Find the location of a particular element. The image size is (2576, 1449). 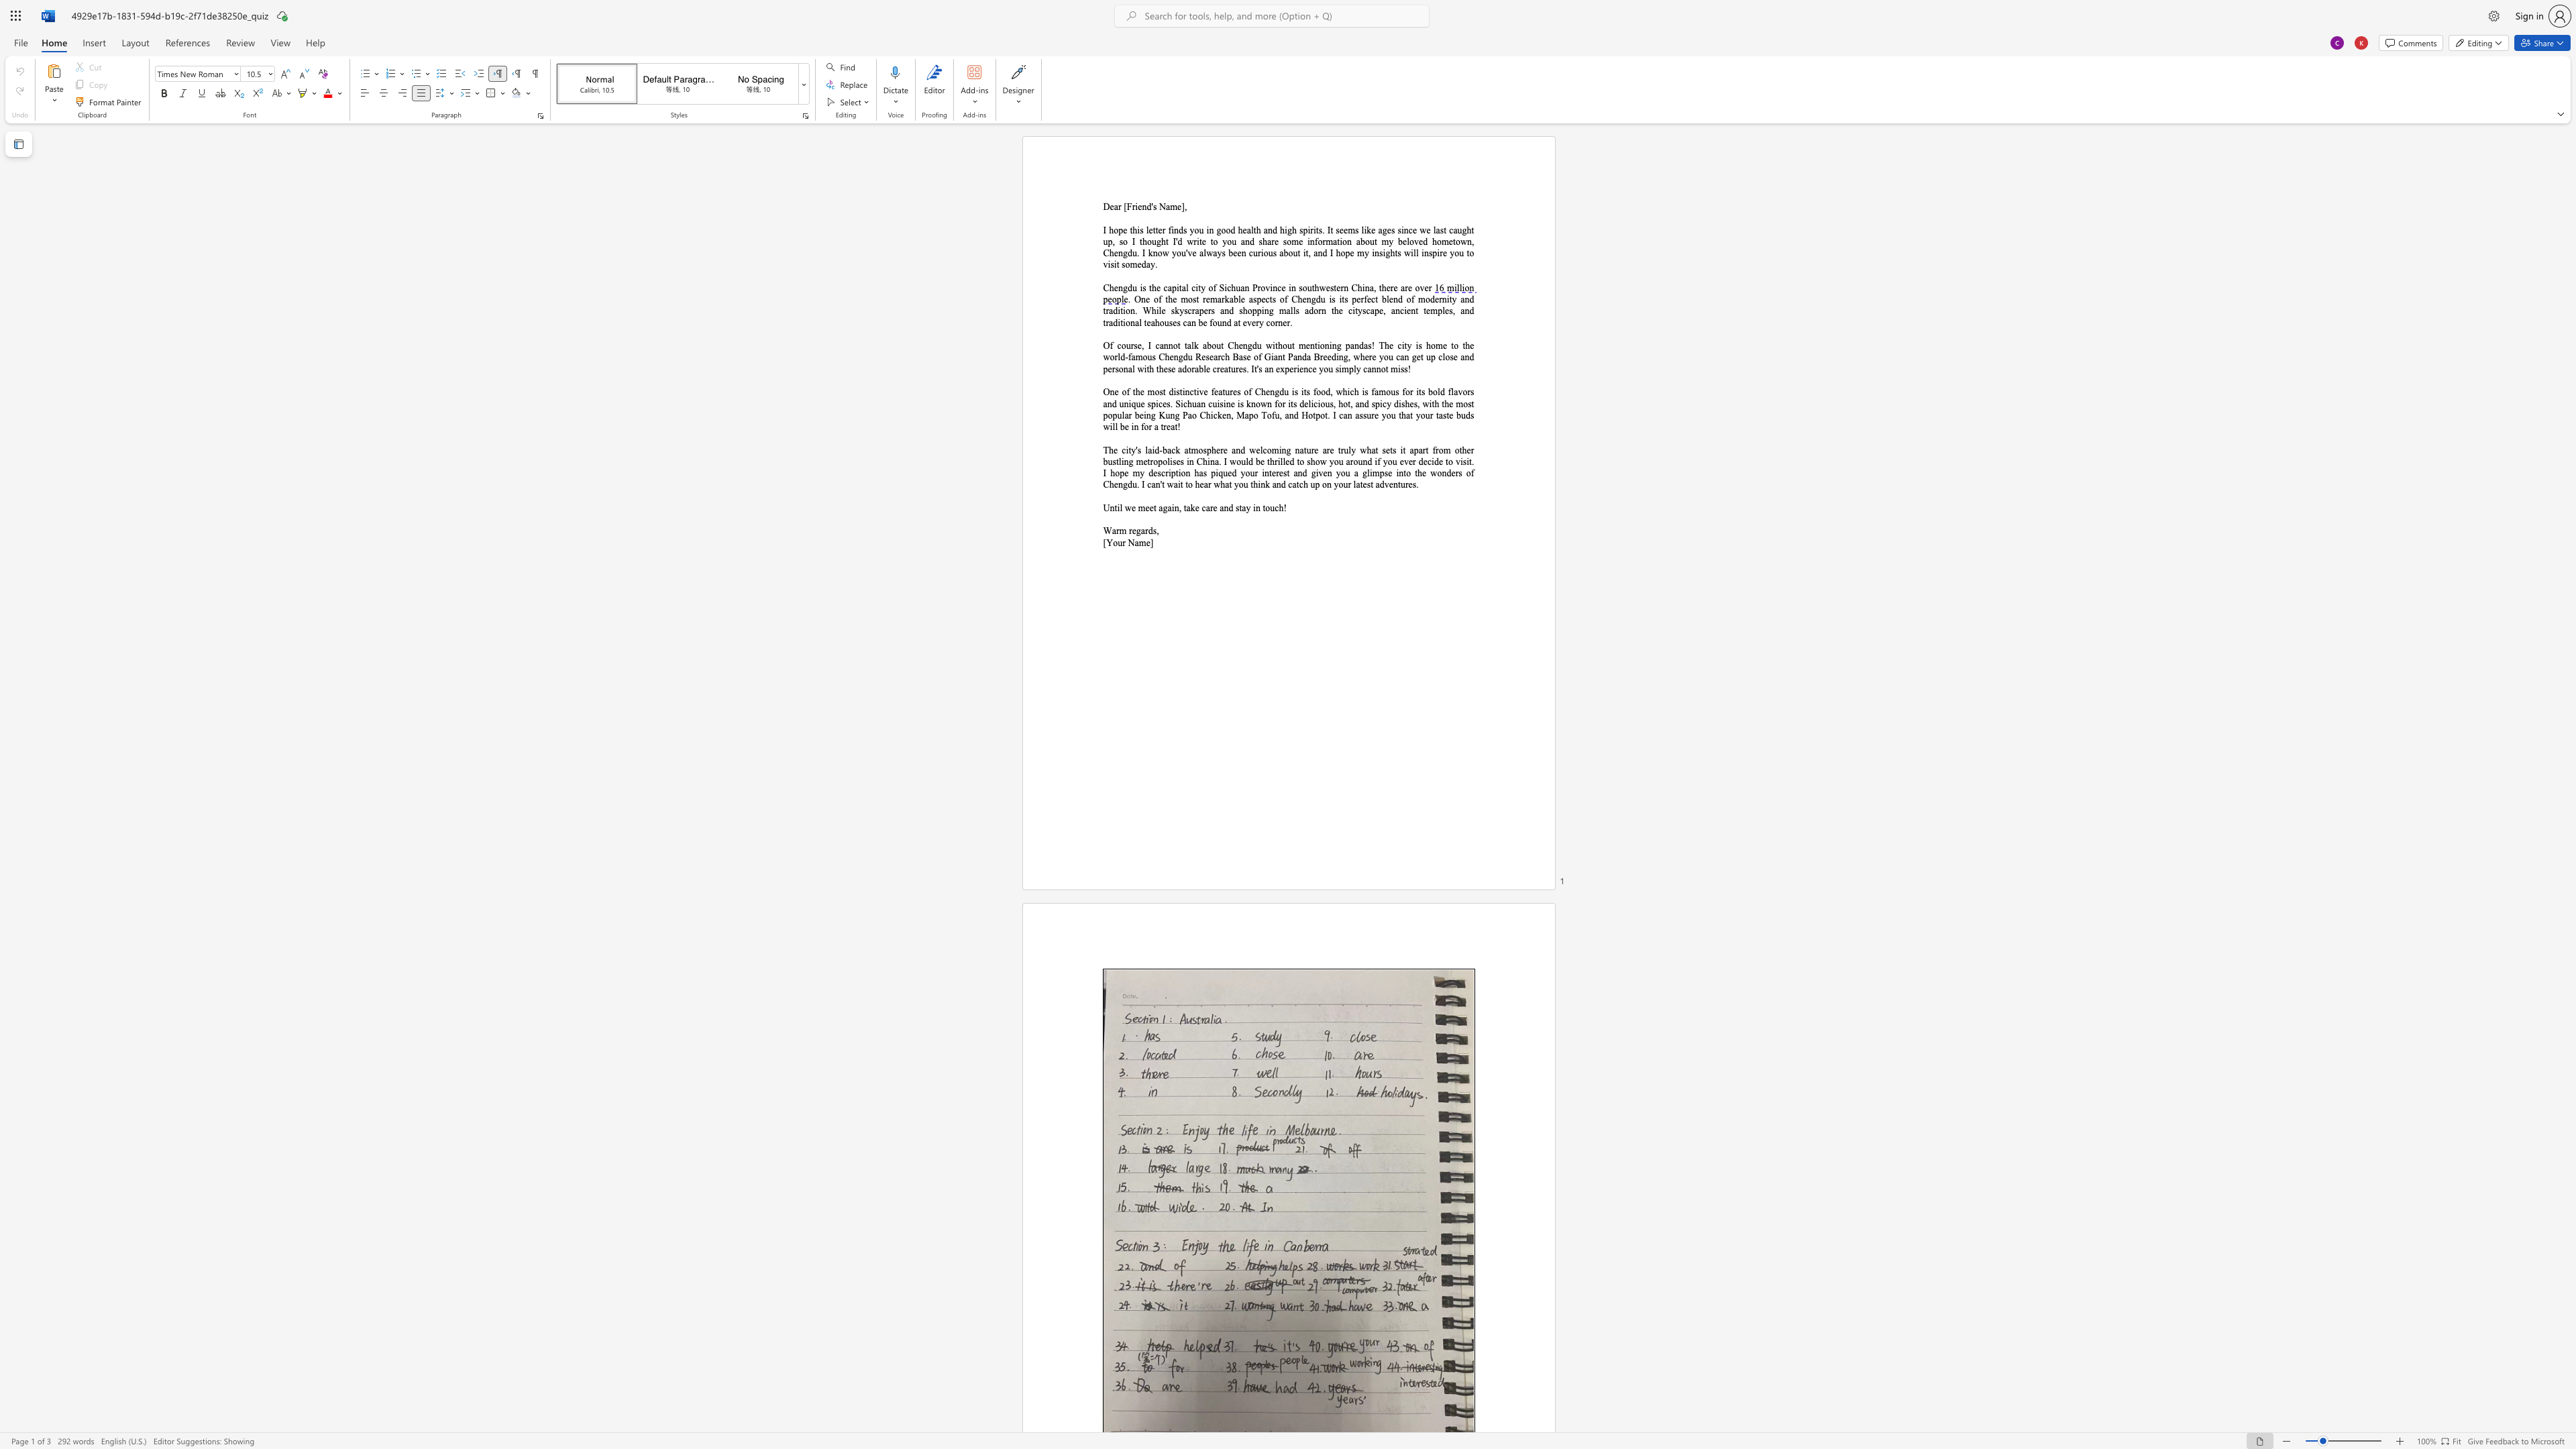

the space between the continuous character "s" and "." in the text is located at coordinates (1322, 229).